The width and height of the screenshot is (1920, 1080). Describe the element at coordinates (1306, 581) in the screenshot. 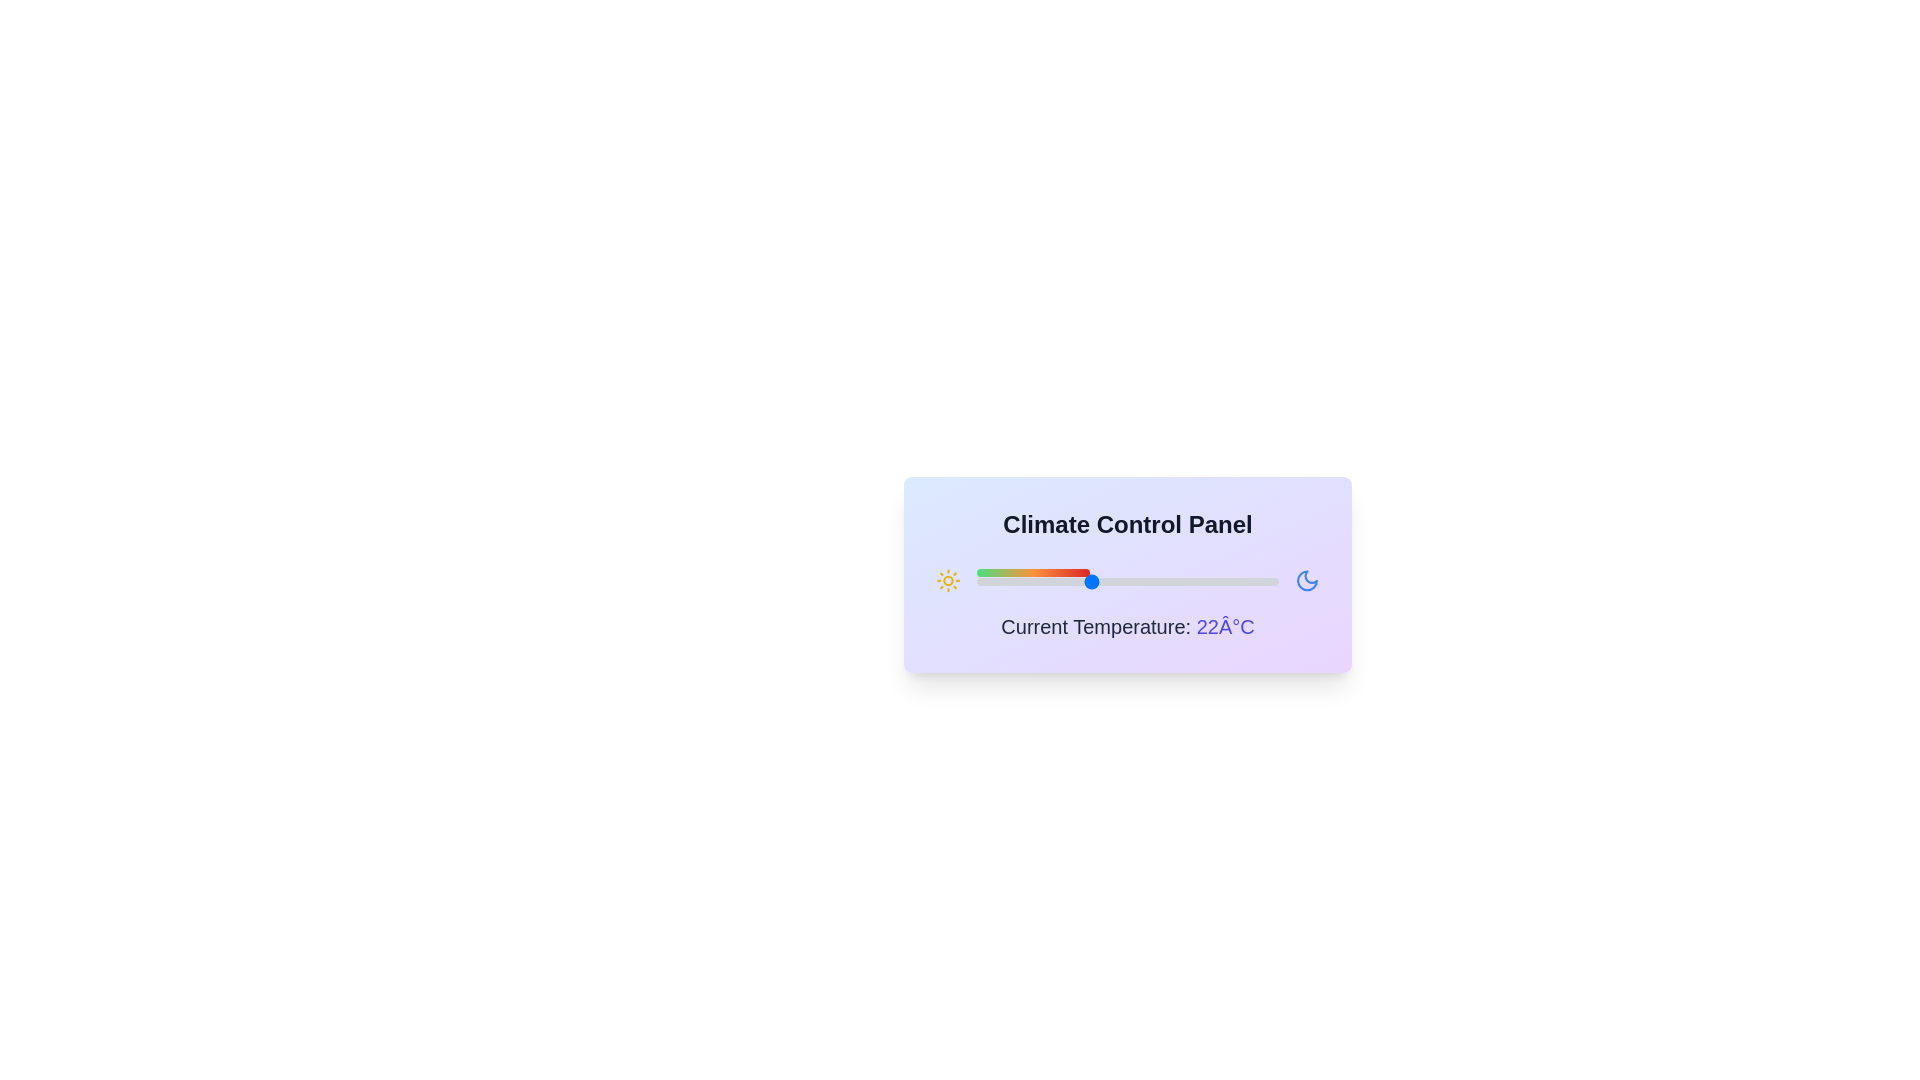

I see `the crescent moon-shaped blue icon located on the right side of the Climate Control Panel's header section` at that location.